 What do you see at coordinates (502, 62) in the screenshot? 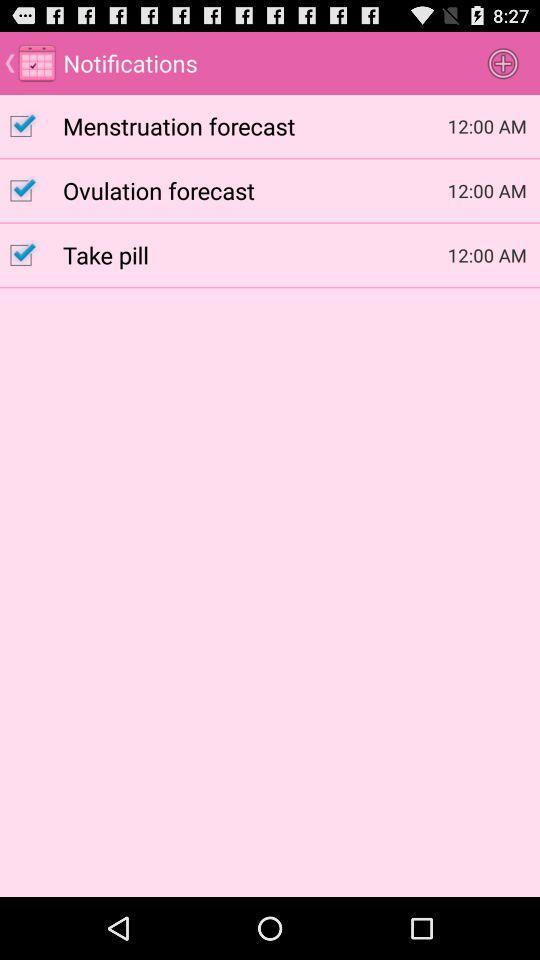
I see `item next to notifications app` at bounding box center [502, 62].